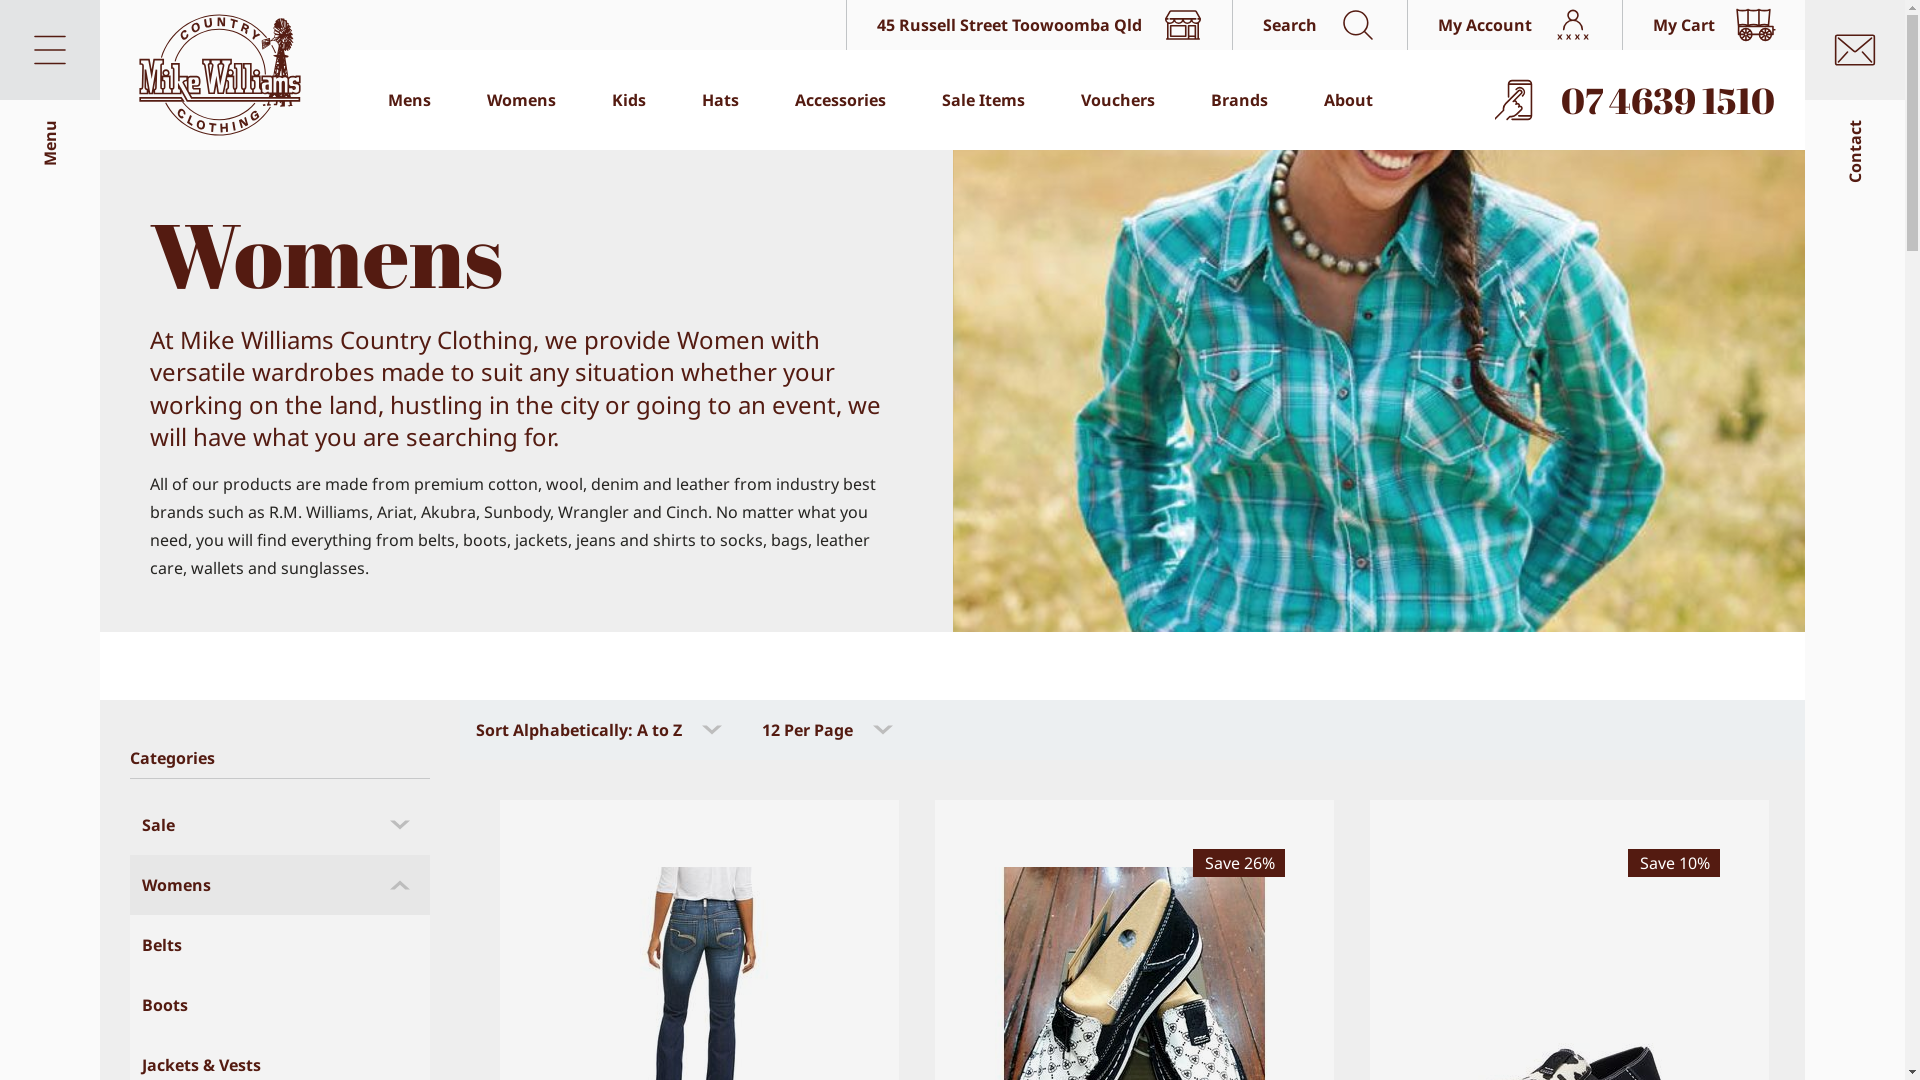  Describe the element at coordinates (1637, 100) in the screenshot. I see `'07 4639 1510'` at that location.